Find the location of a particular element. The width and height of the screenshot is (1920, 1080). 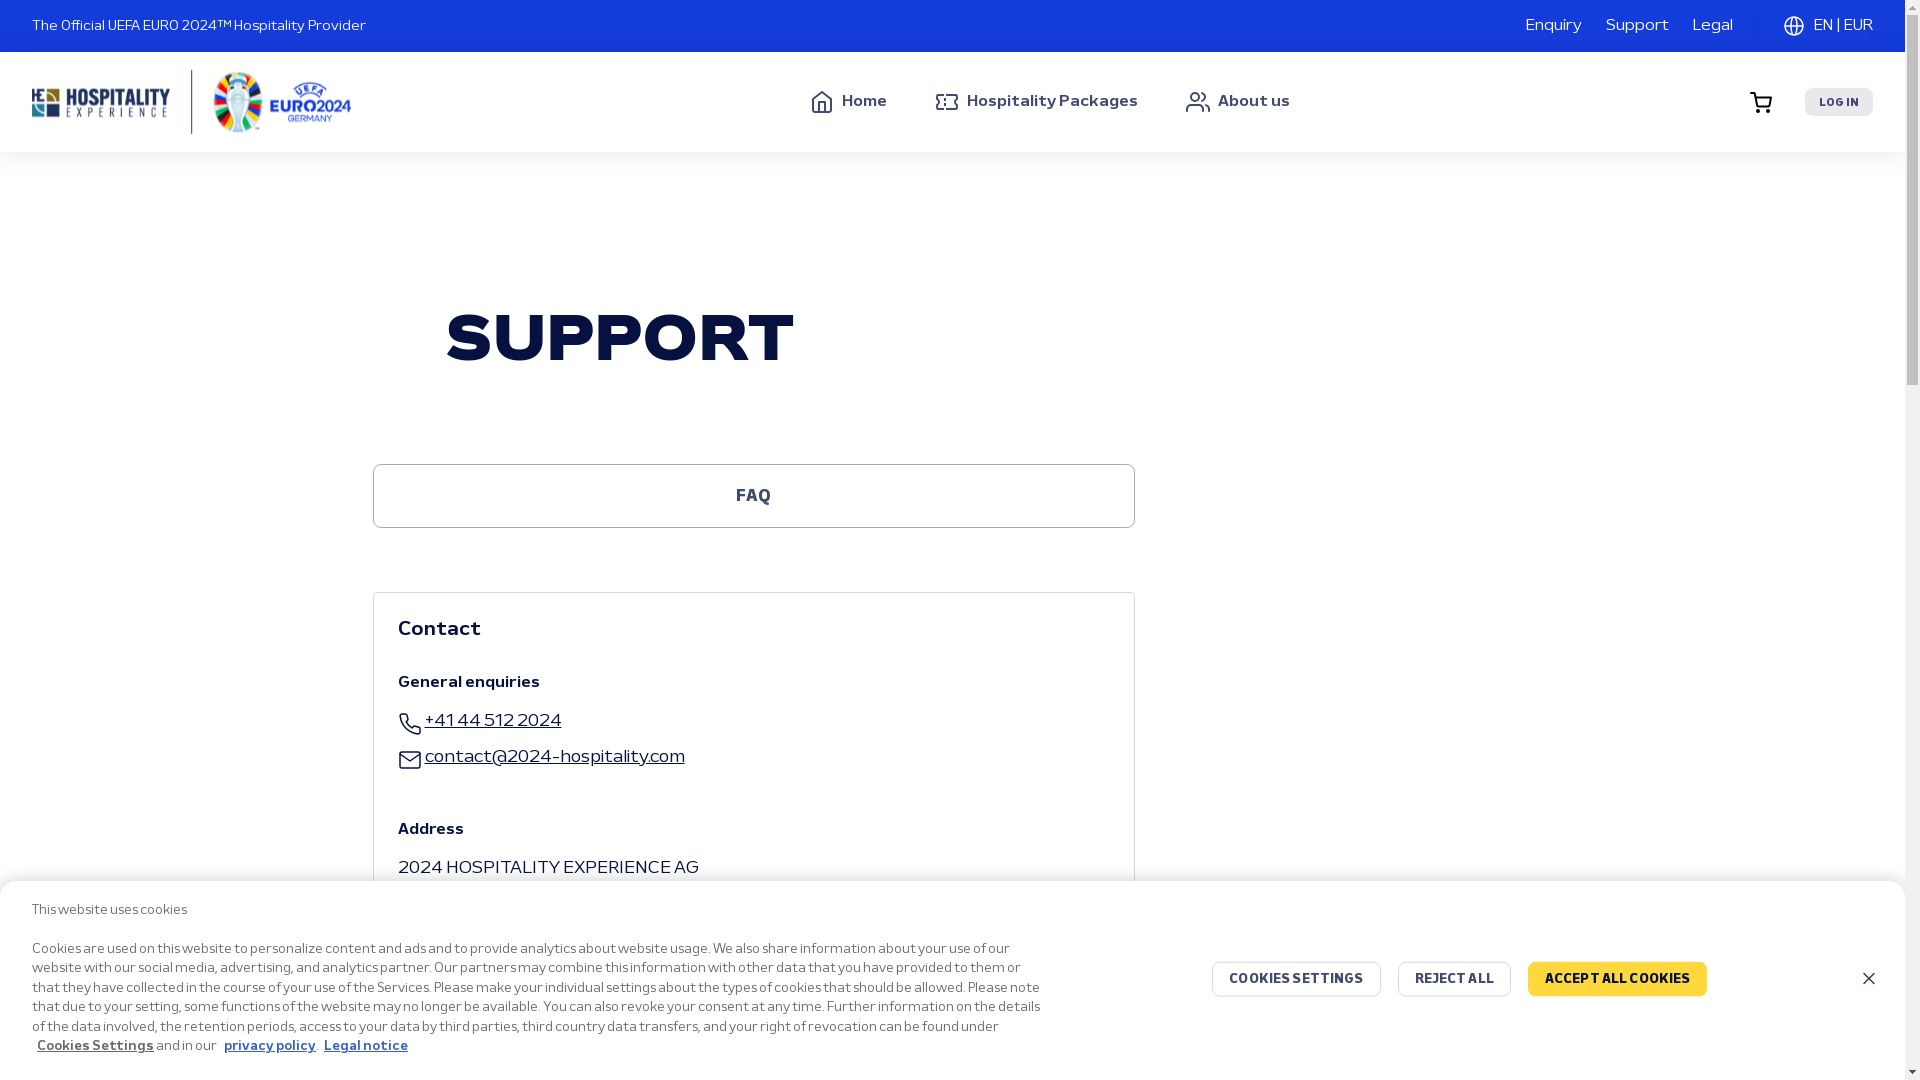

'COOKIES SETTINGS' is located at coordinates (1296, 978).